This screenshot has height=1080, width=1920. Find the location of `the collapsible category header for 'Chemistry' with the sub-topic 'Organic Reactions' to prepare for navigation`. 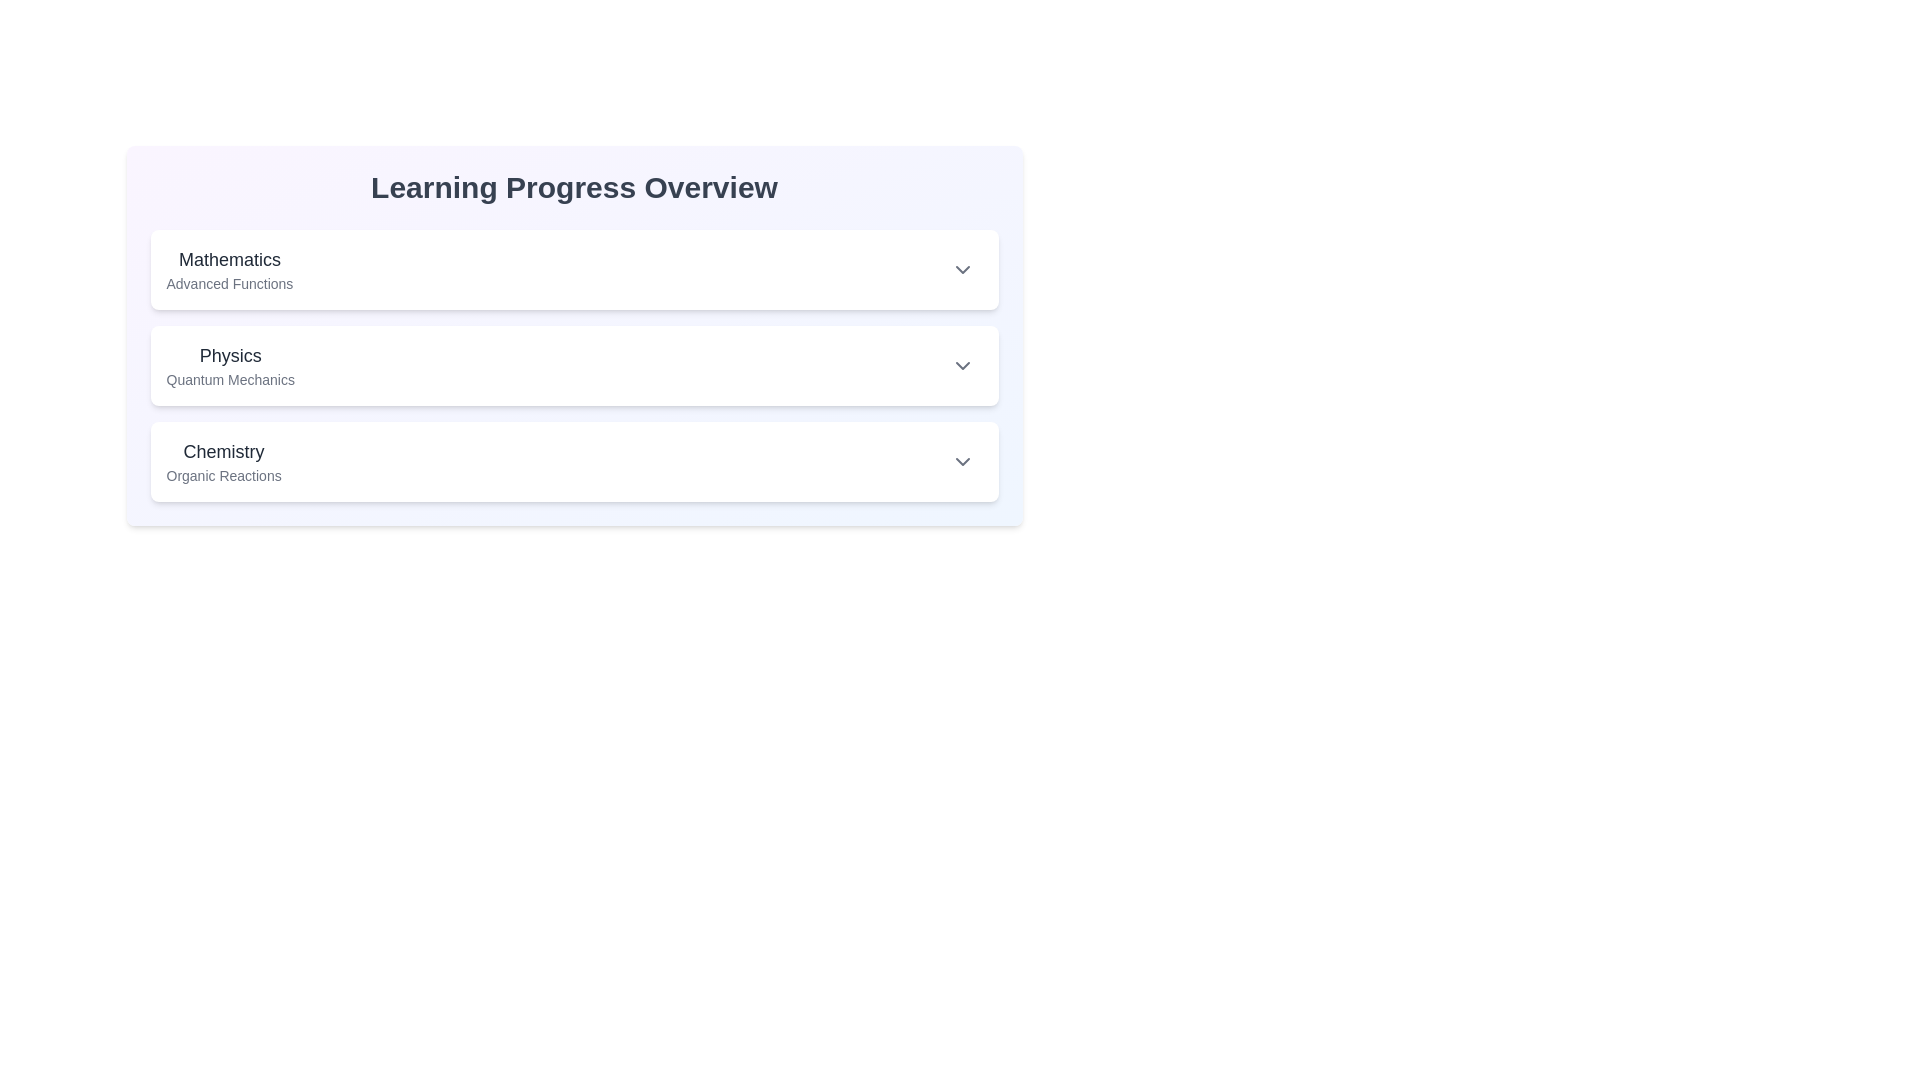

the collapsible category header for 'Chemistry' with the sub-topic 'Organic Reactions' to prepare for navigation is located at coordinates (573, 462).